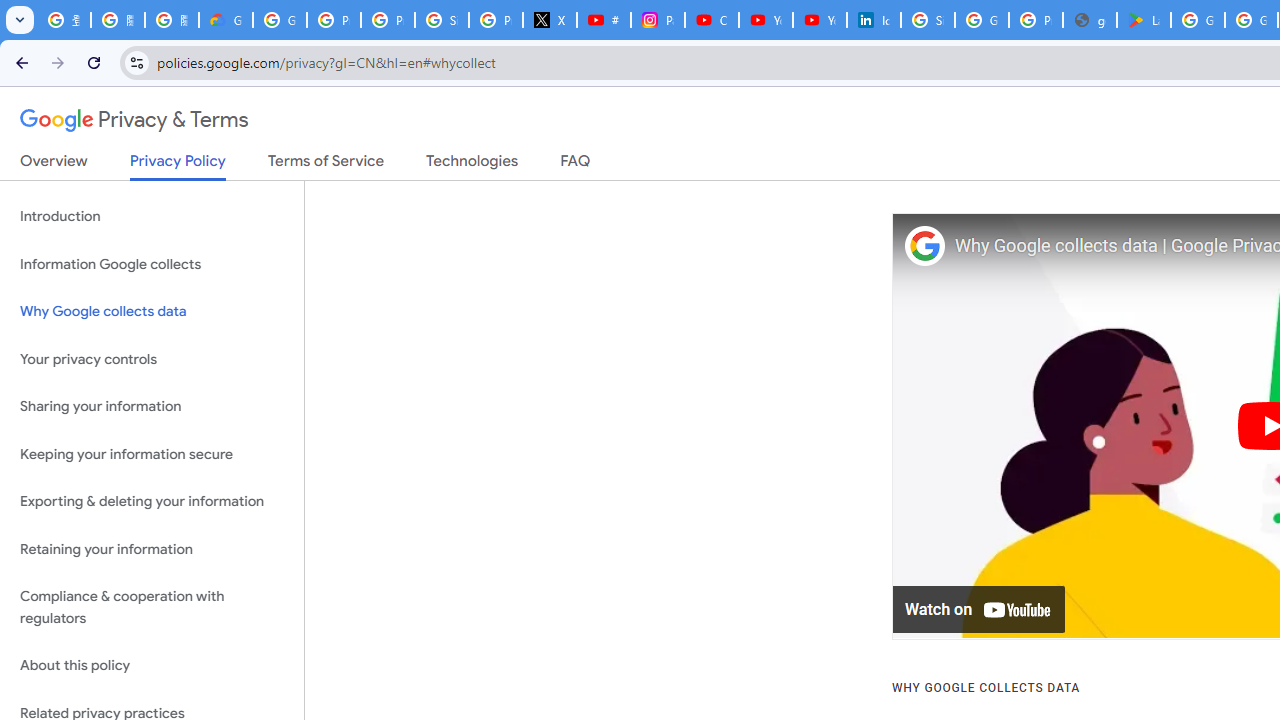  I want to click on 'YouTube Culture & Trends - YouTube Top 10, 2021', so click(819, 20).